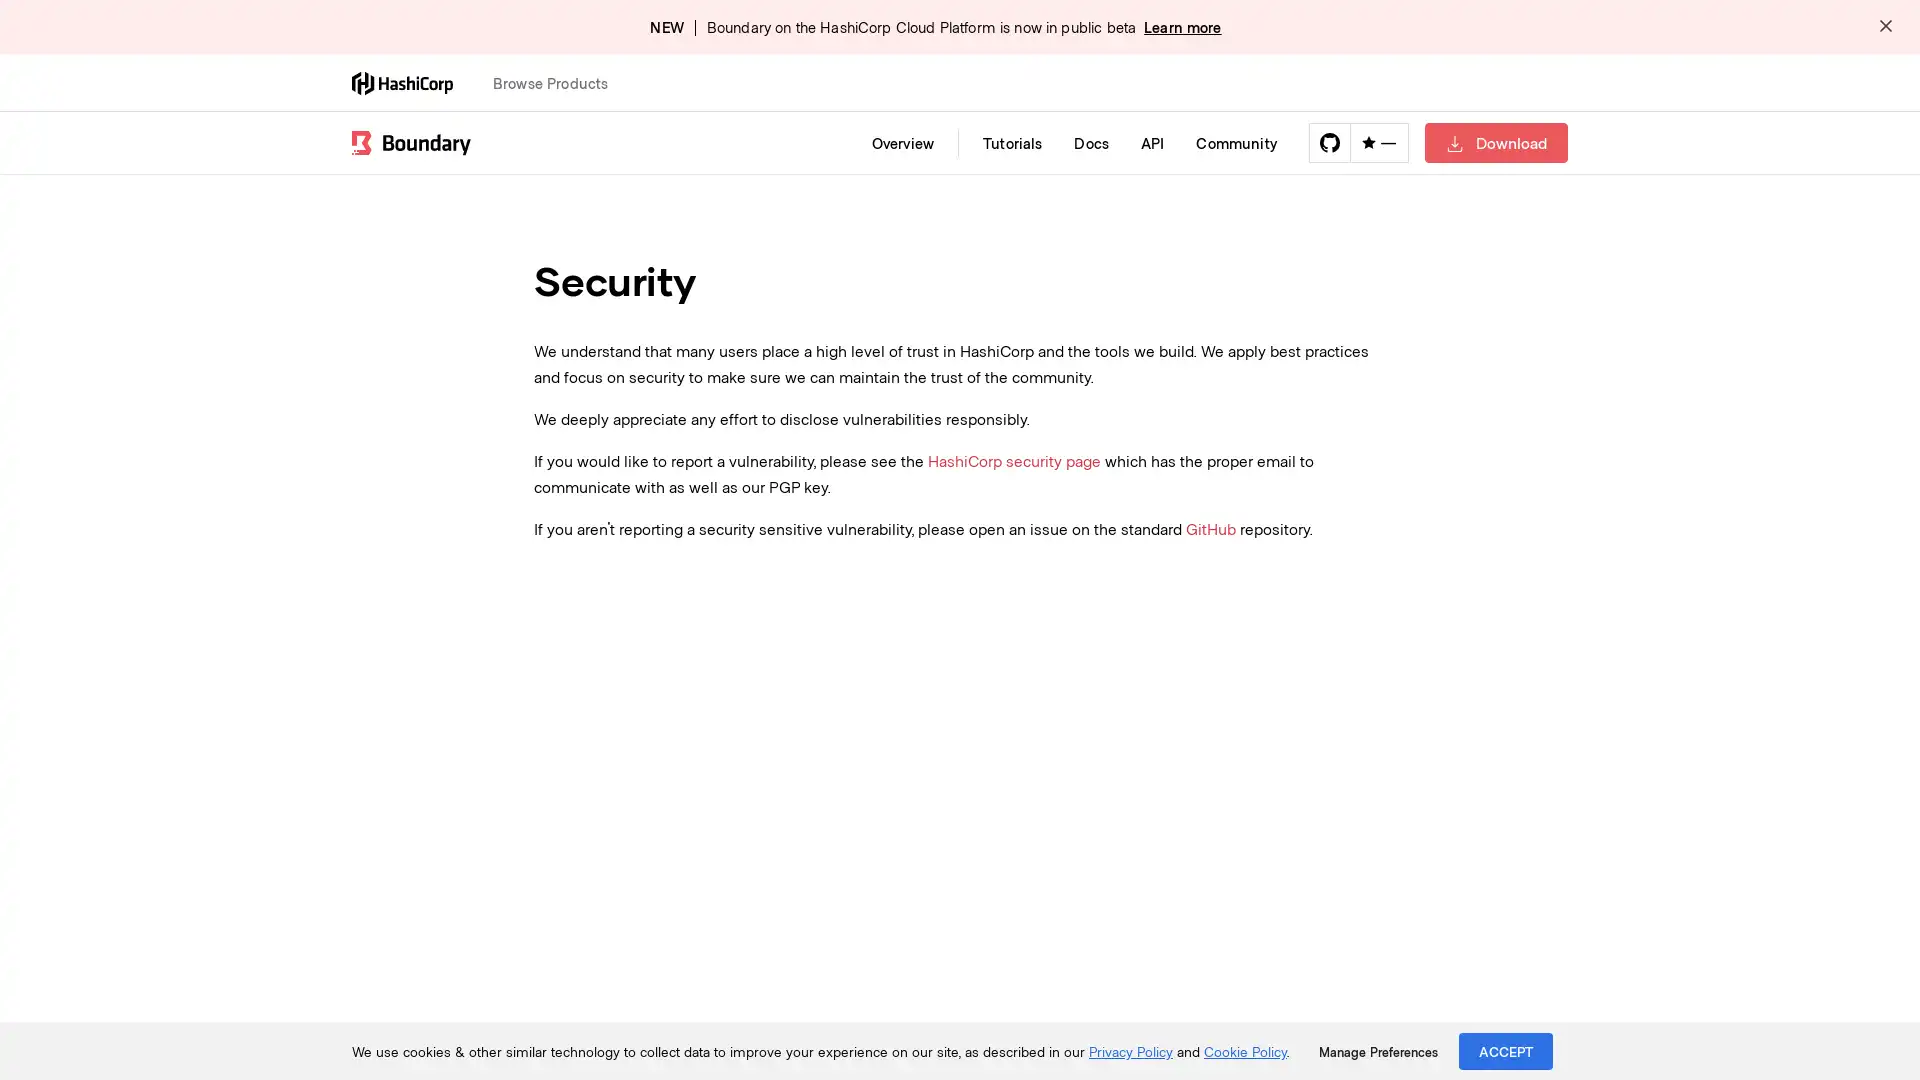 The image size is (1920, 1080). I want to click on Browse Products Open this menu, so click(559, 82).